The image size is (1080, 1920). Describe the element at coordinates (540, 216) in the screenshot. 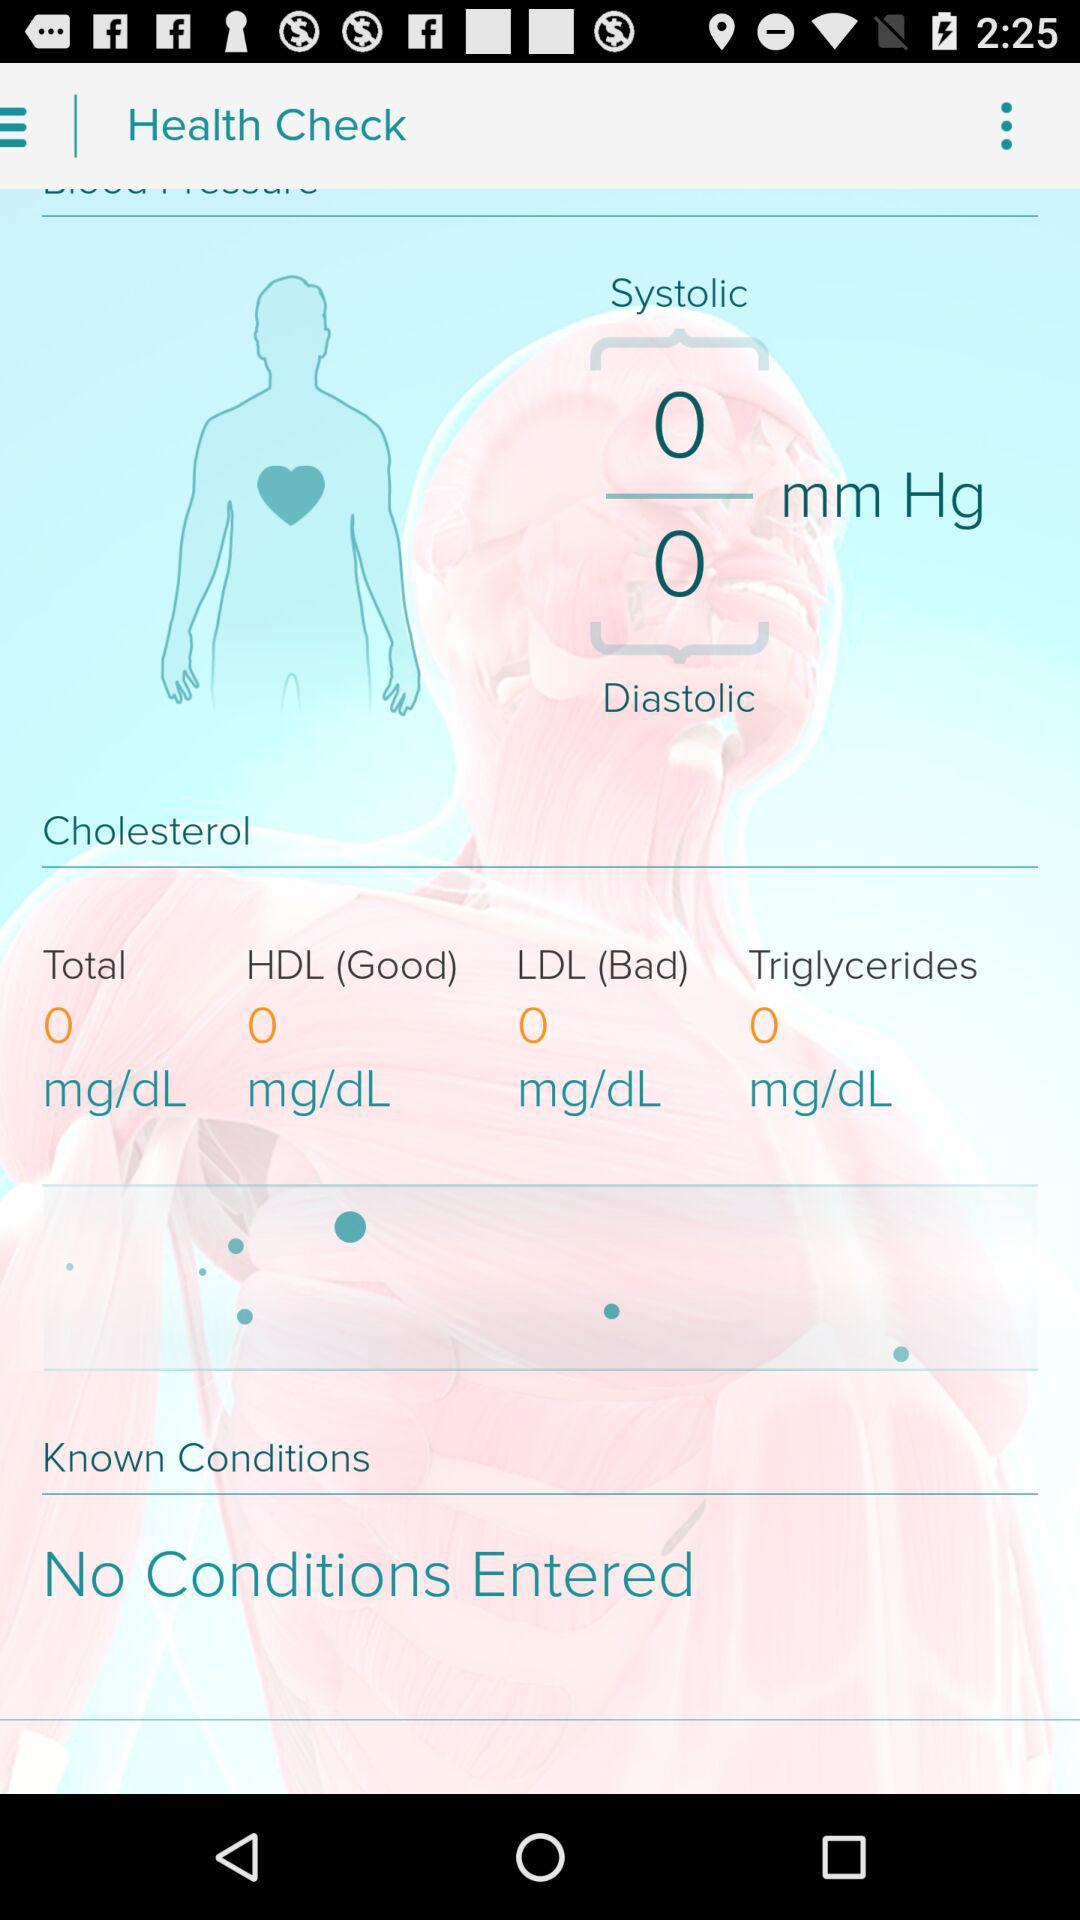

I see `the horizontal line above systolic` at that location.